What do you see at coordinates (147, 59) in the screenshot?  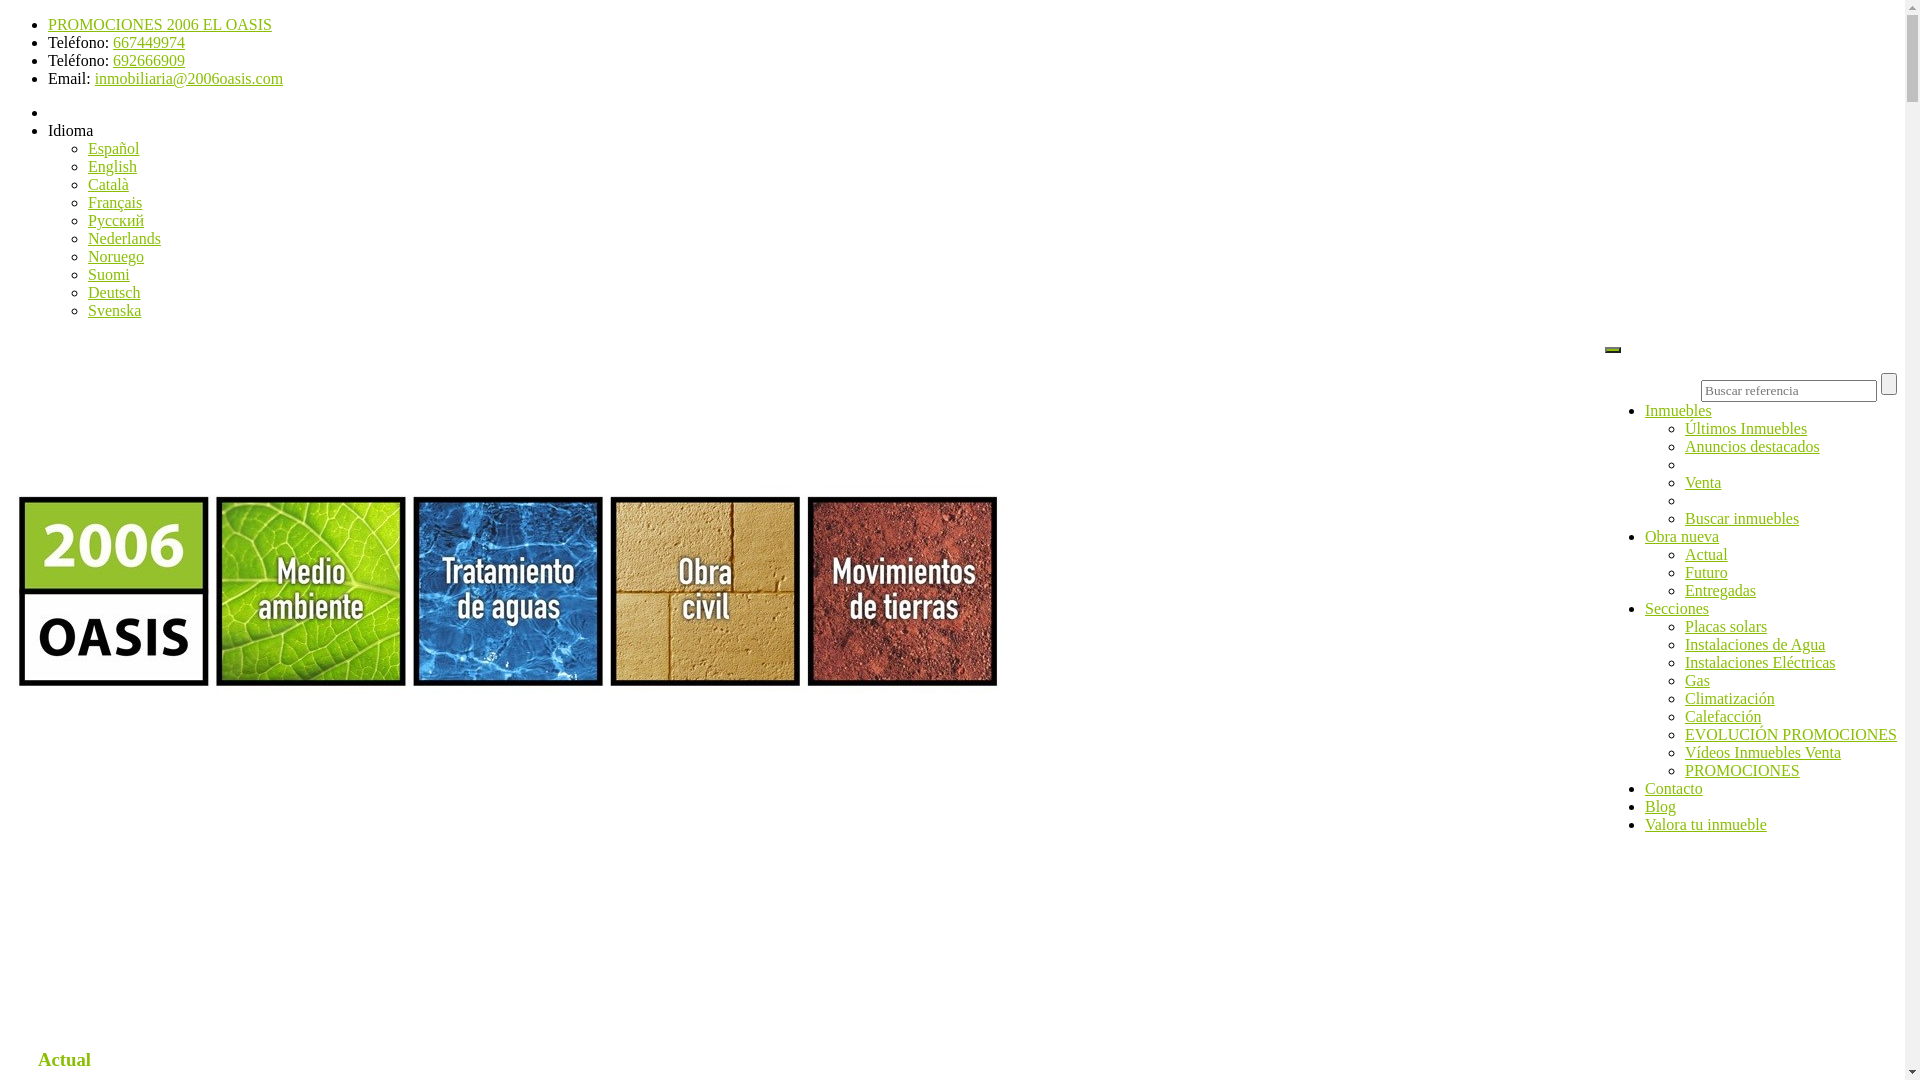 I see `'692666909'` at bounding box center [147, 59].